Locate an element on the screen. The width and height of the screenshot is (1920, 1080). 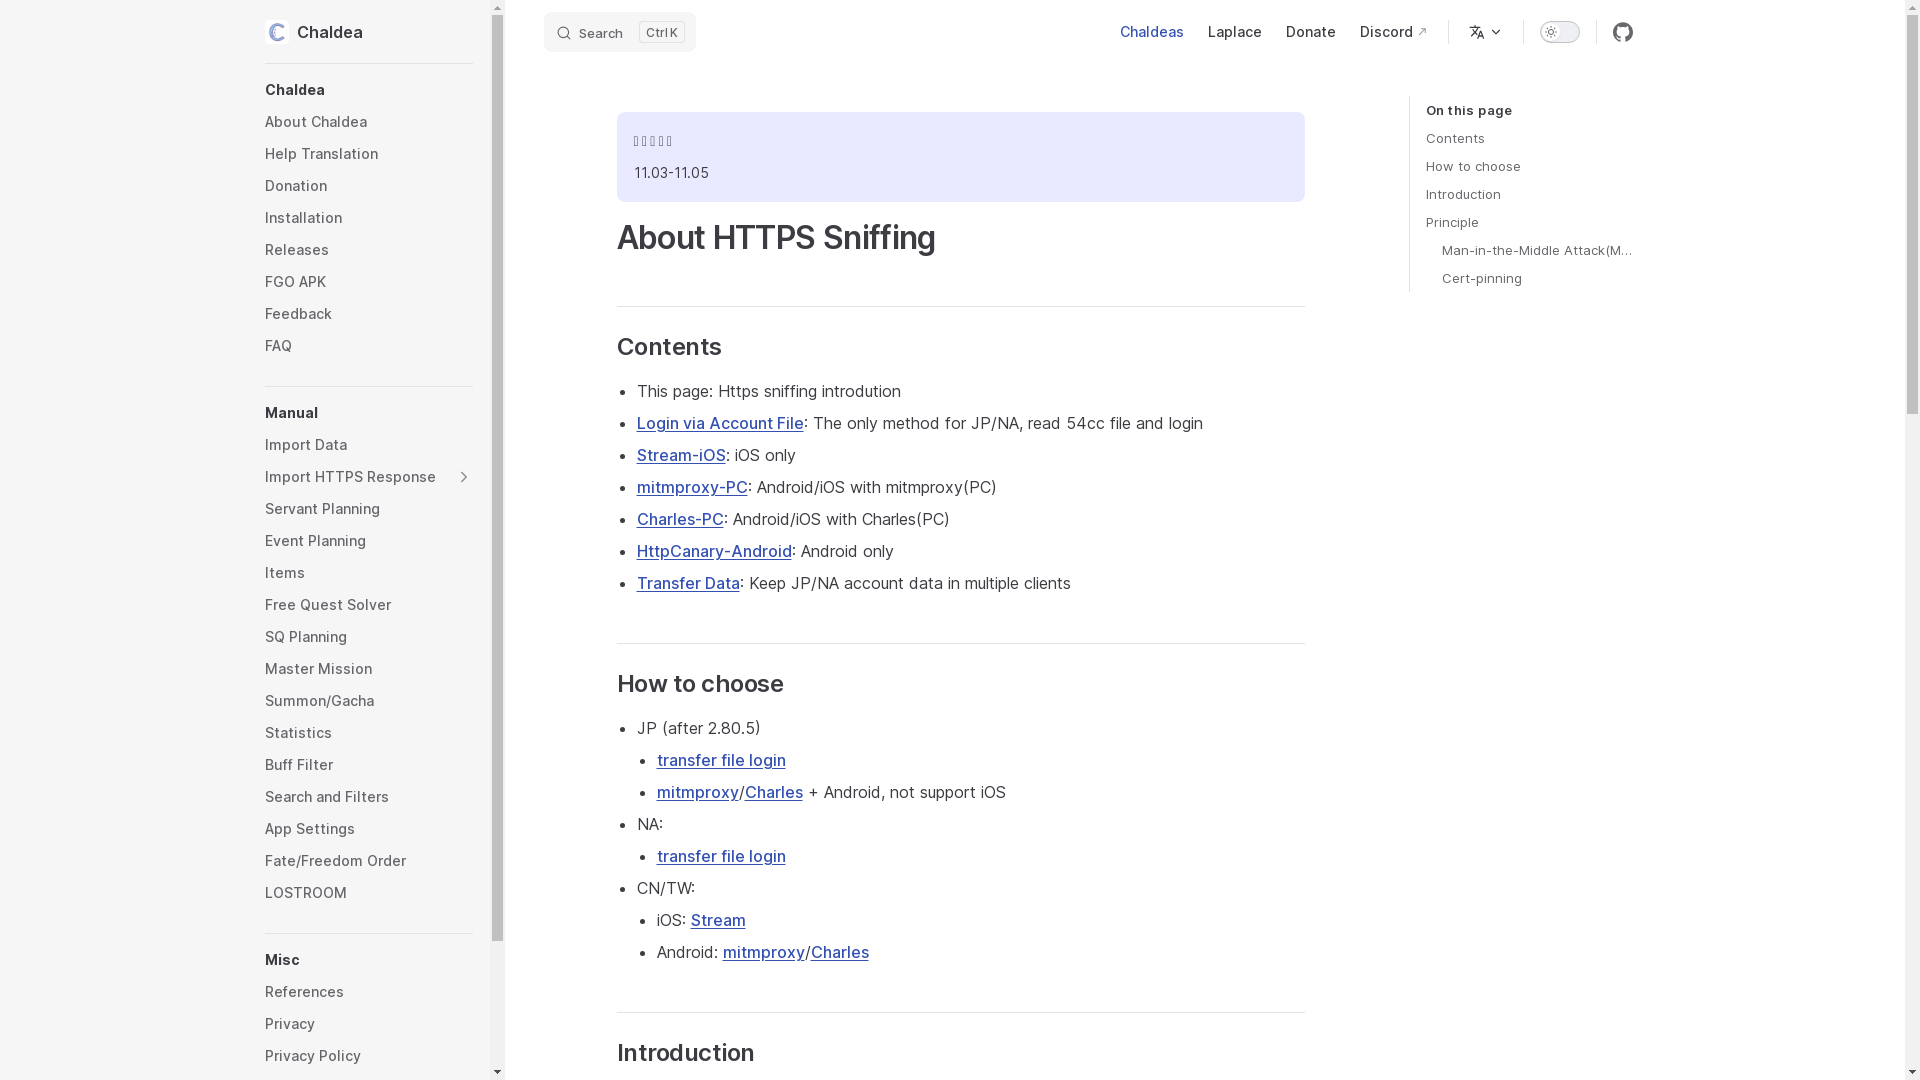
'LOSTROOM' is located at coordinates (368, 892).